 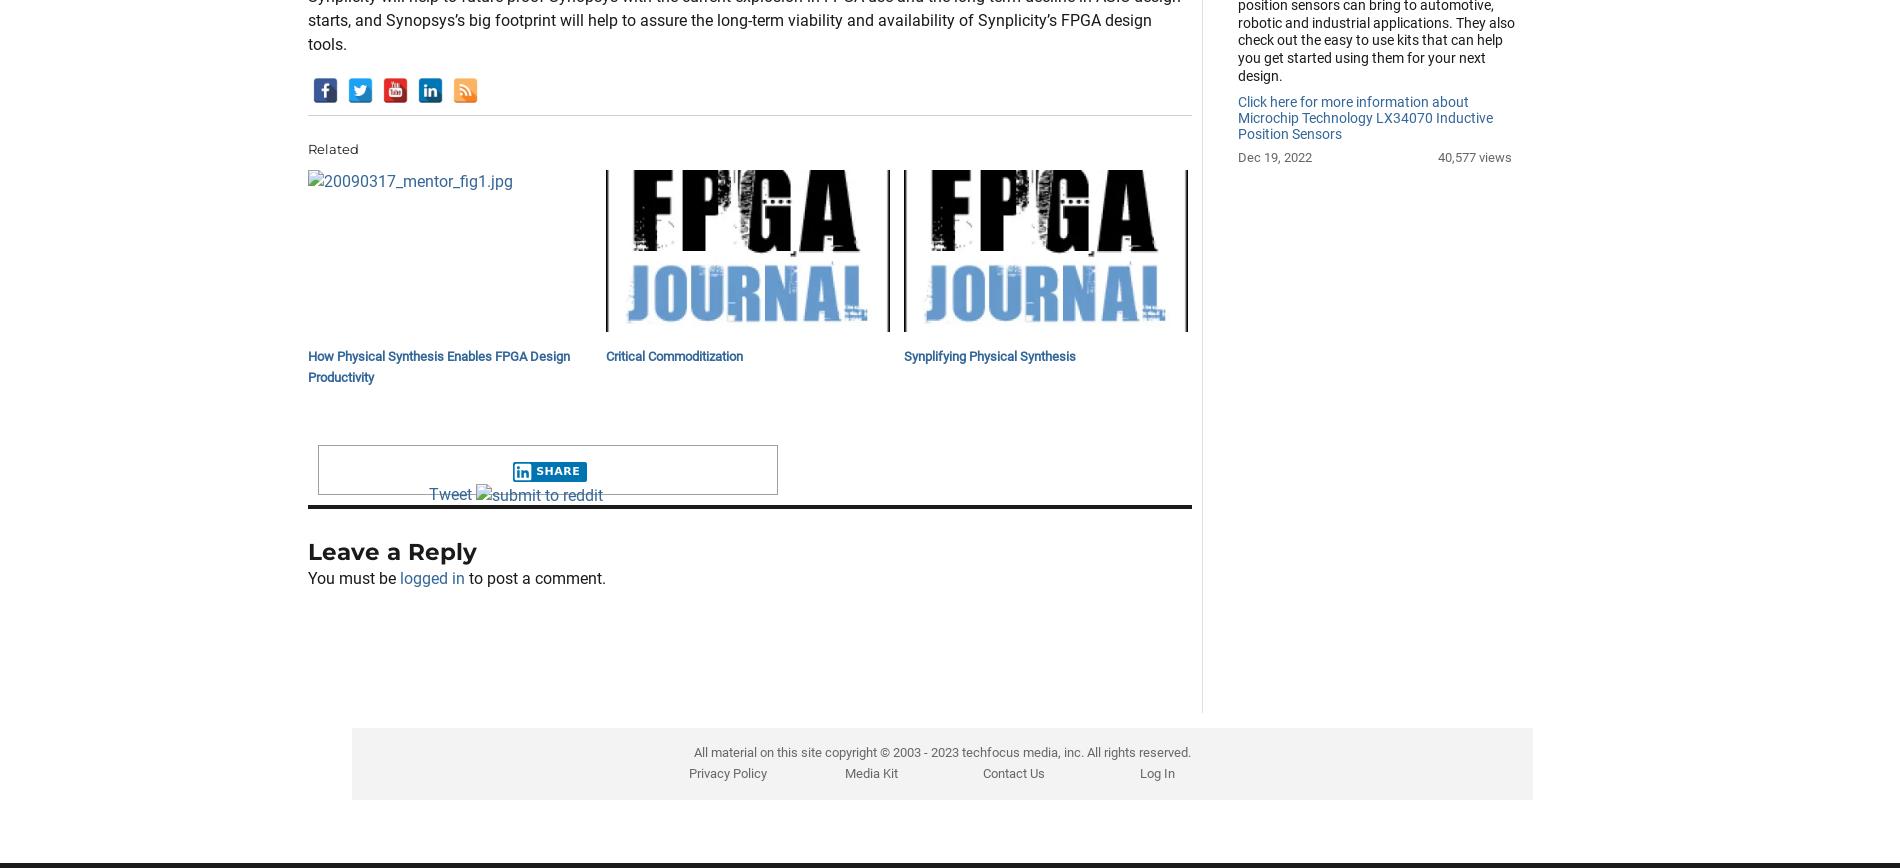 I want to click on 'Related', so click(x=331, y=247).